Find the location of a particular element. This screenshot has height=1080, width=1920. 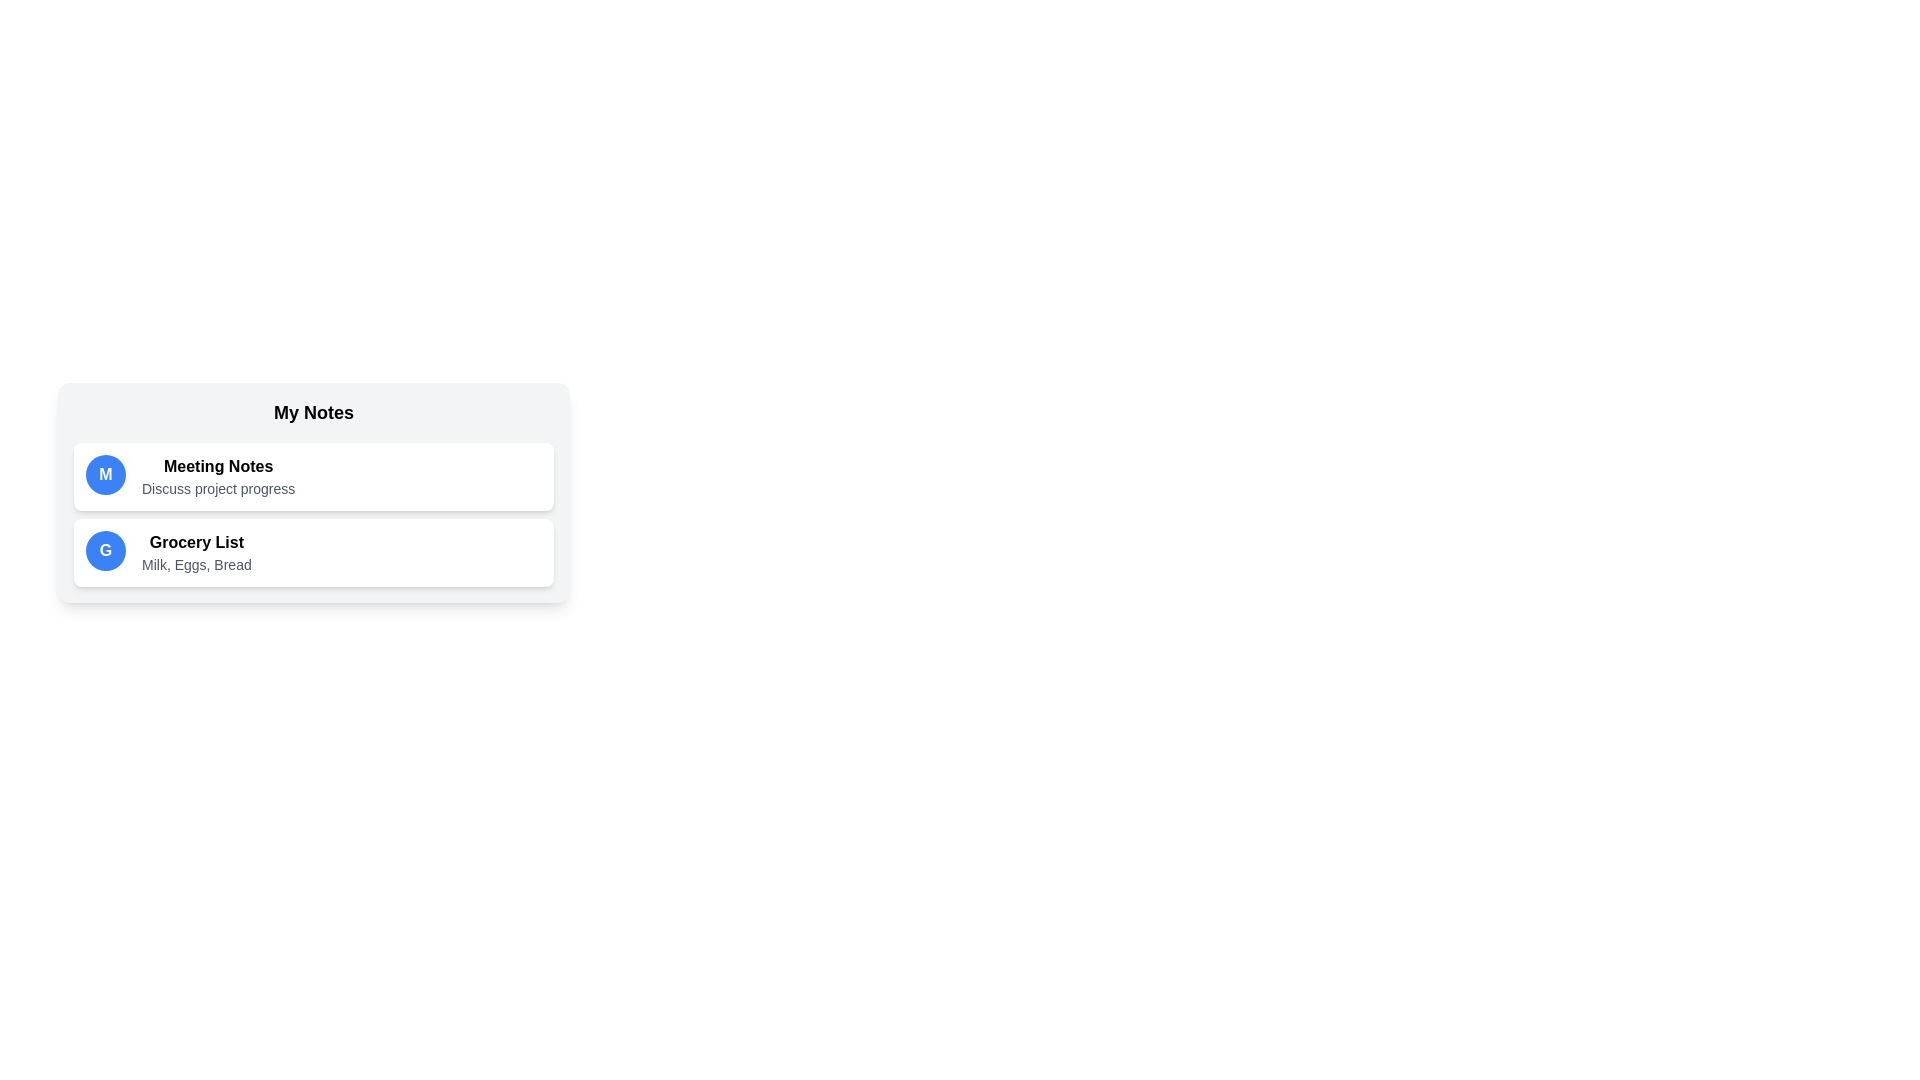

the description of the note titled 'Meeting Notes' to edit it is located at coordinates (217, 489).